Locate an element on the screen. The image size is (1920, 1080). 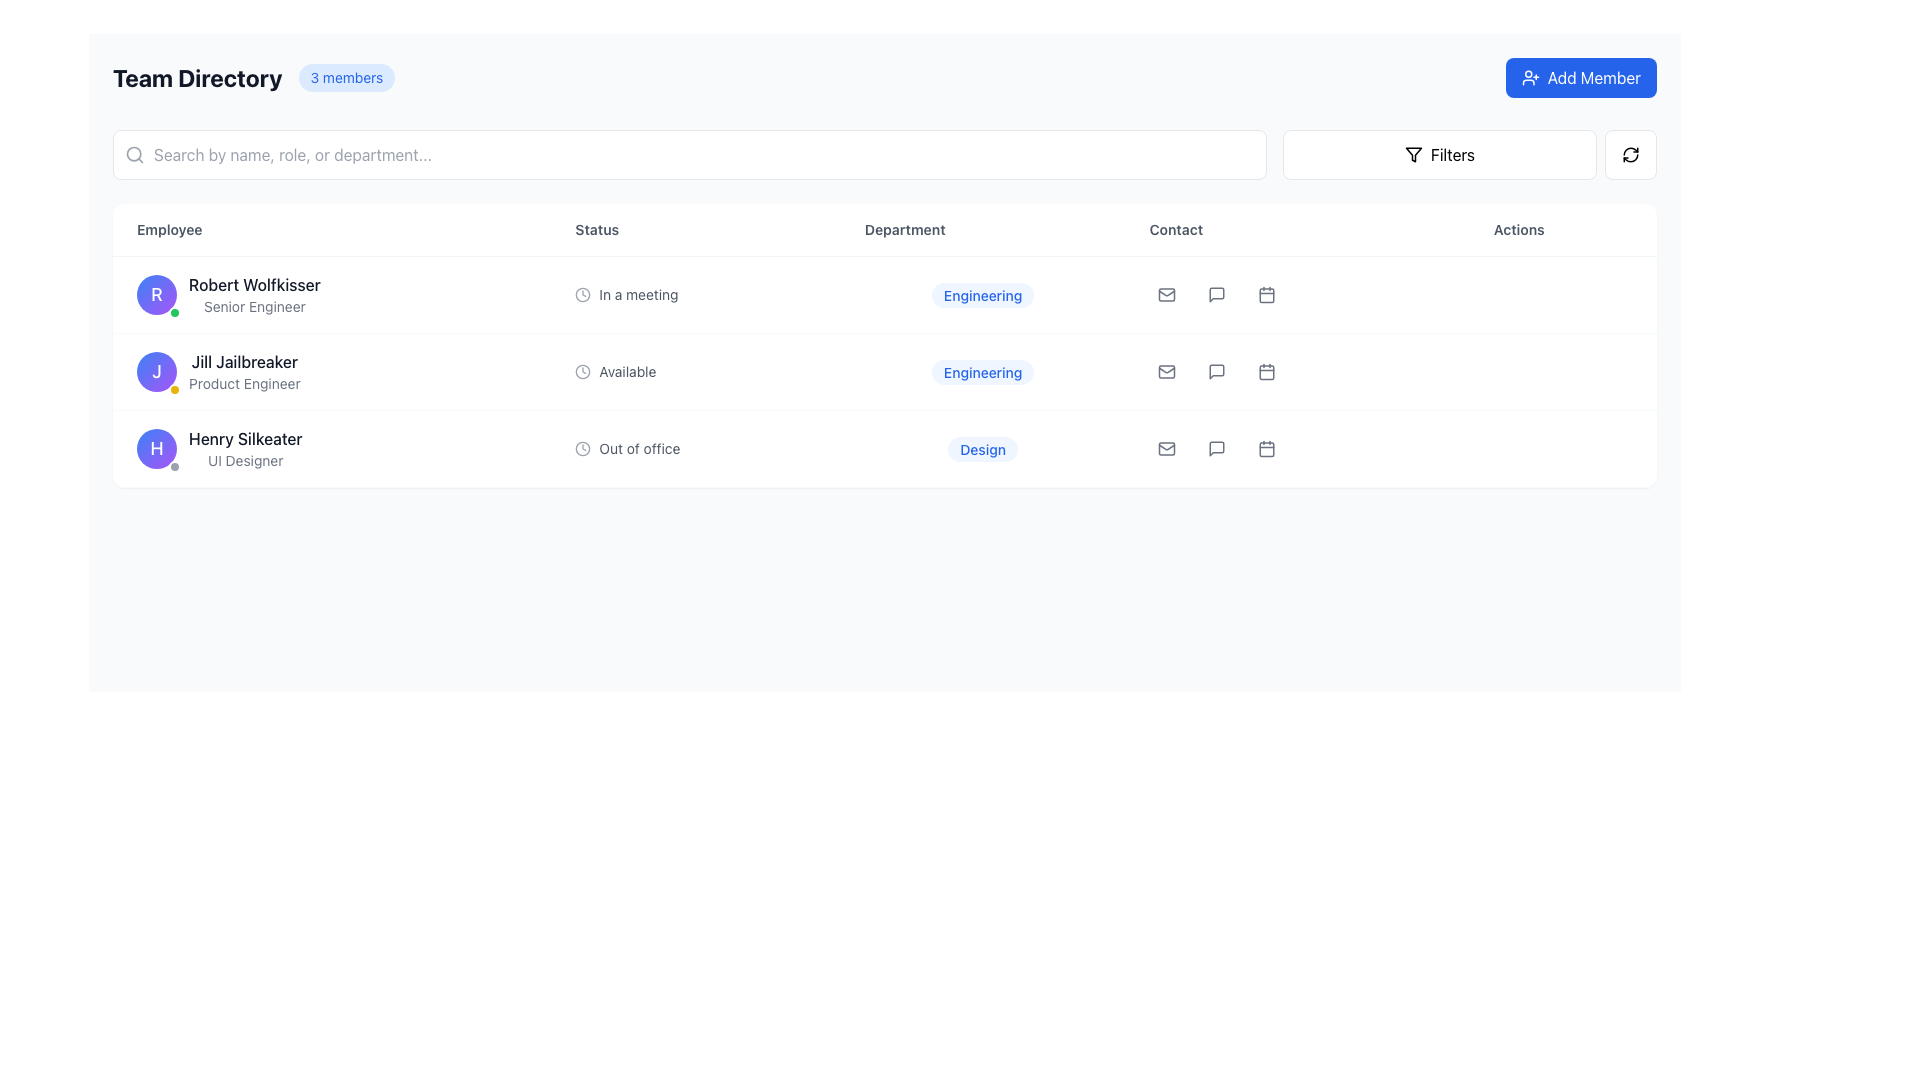
the ellipsis button located at the far-right side under the 'Actions' column in the row representing 'Robert Wolfkisser, Senior Engineer'. This button contains a vertically aligned set of three dots and is the last interactive element in the column is located at coordinates (1562, 294).